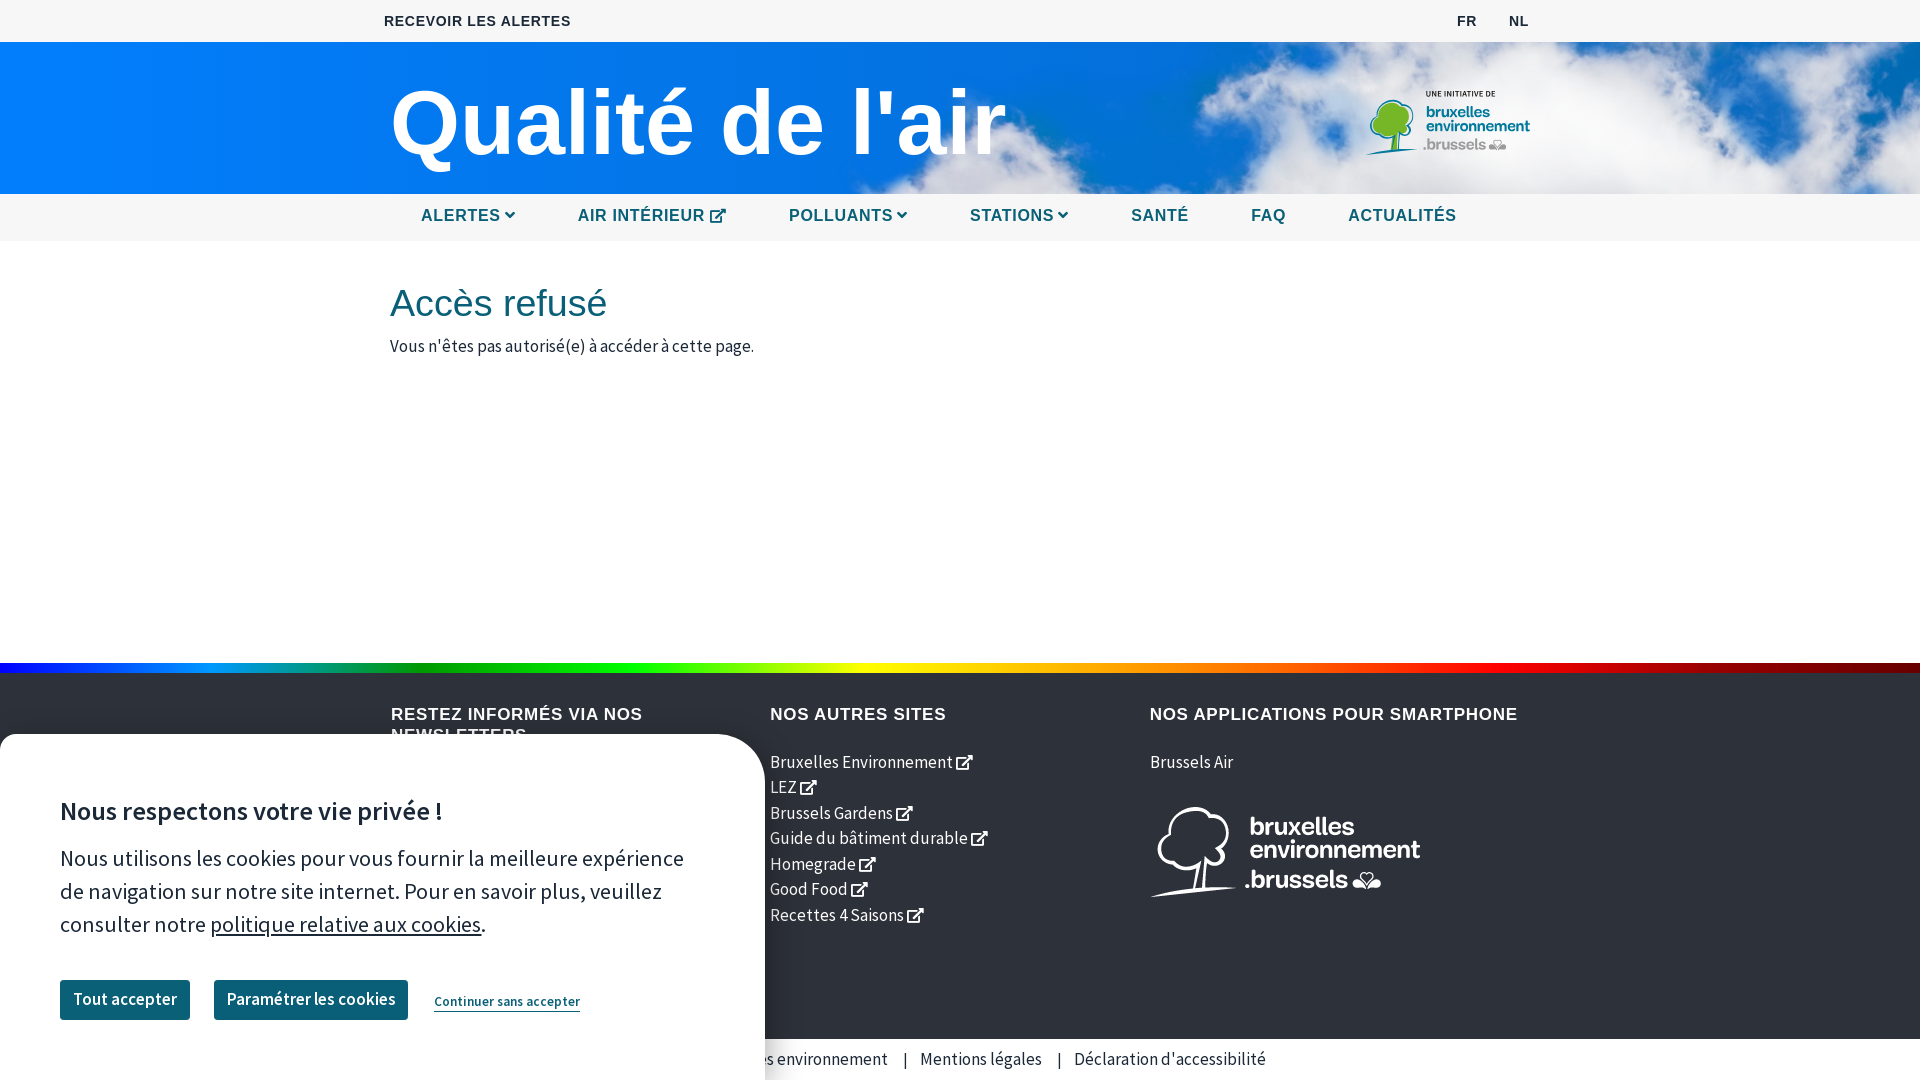  What do you see at coordinates (1191, 760) in the screenshot?
I see `'Brussels Air'` at bounding box center [1191, 760].